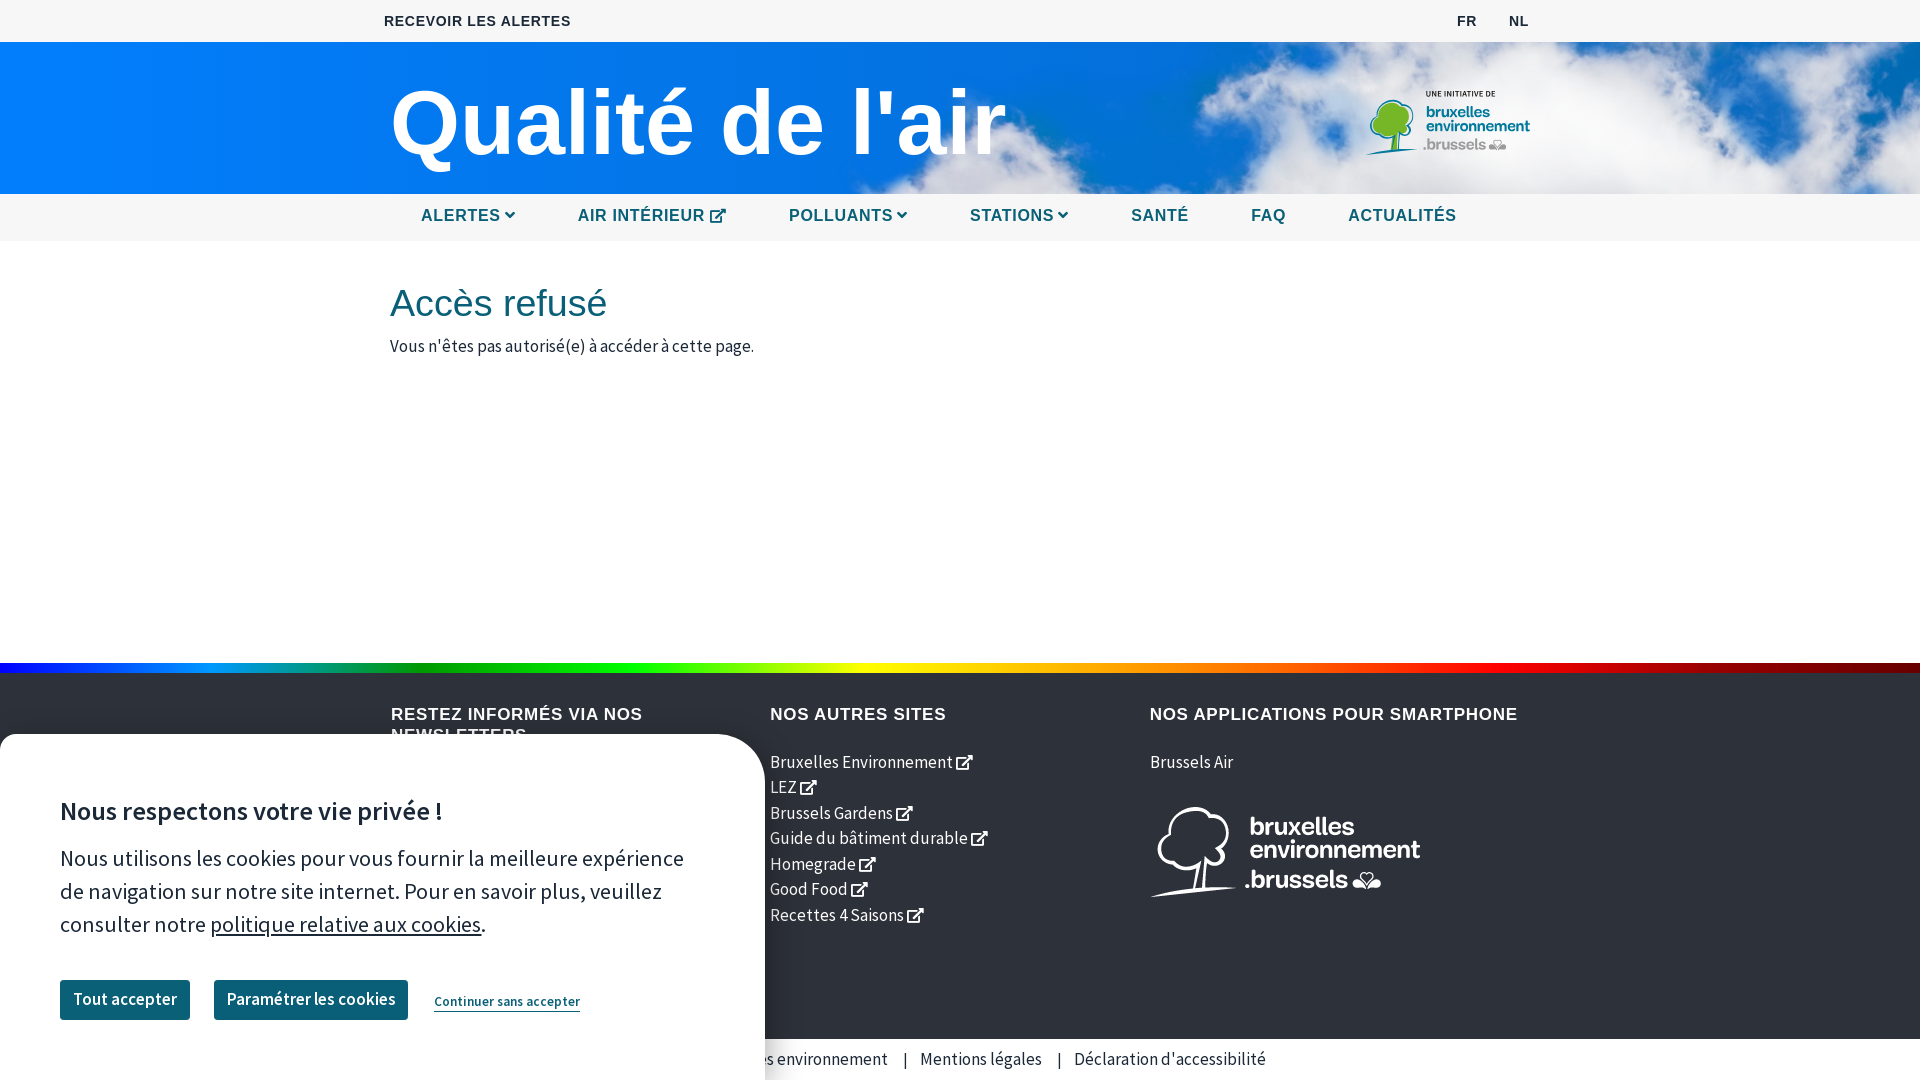  What do you see at coordinates (1191, 760) in the screenshot?
I see `'Brussels Air'` at bounding box center [1191, 760].